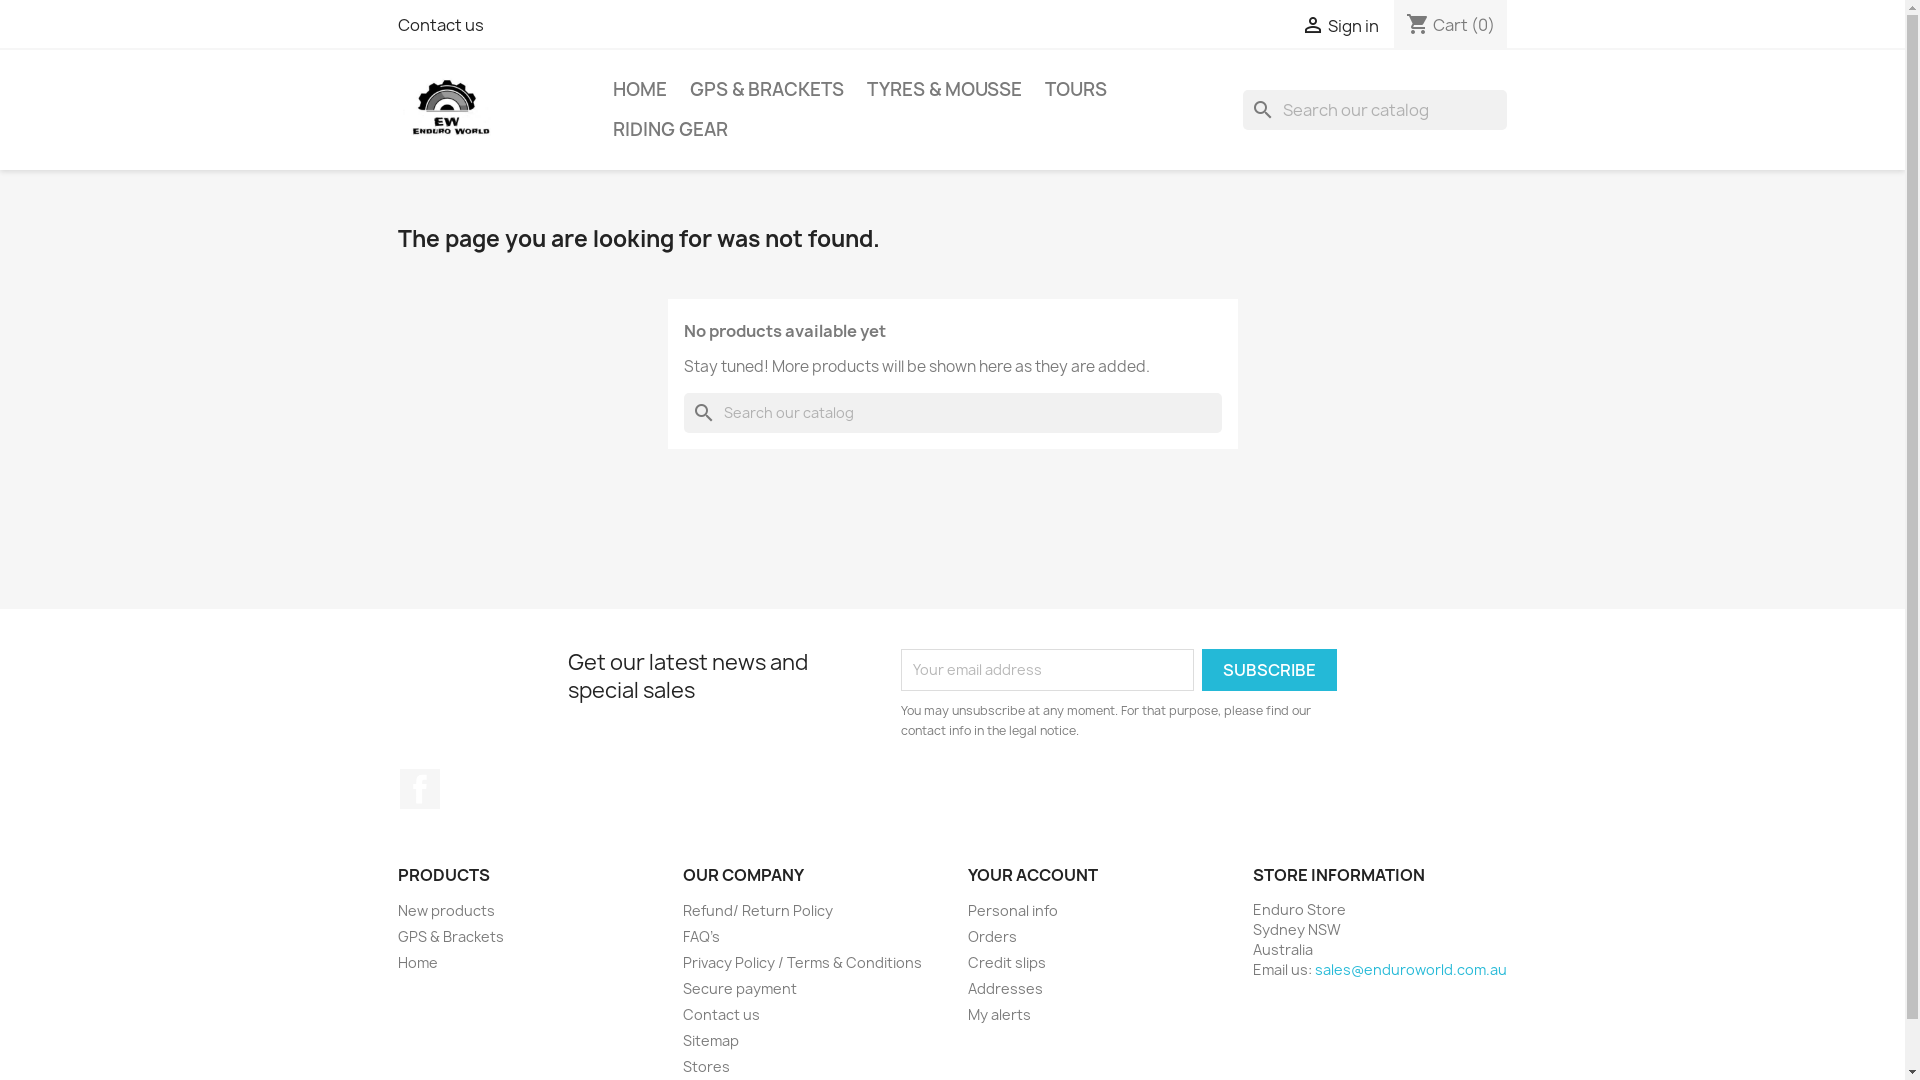 This screenshot has width=1920, height=1080. What do you see at coordinates (968, 874) in the screenshot?
I see `'YOUR ACCOUNT'` at bounding box center [968, 874].